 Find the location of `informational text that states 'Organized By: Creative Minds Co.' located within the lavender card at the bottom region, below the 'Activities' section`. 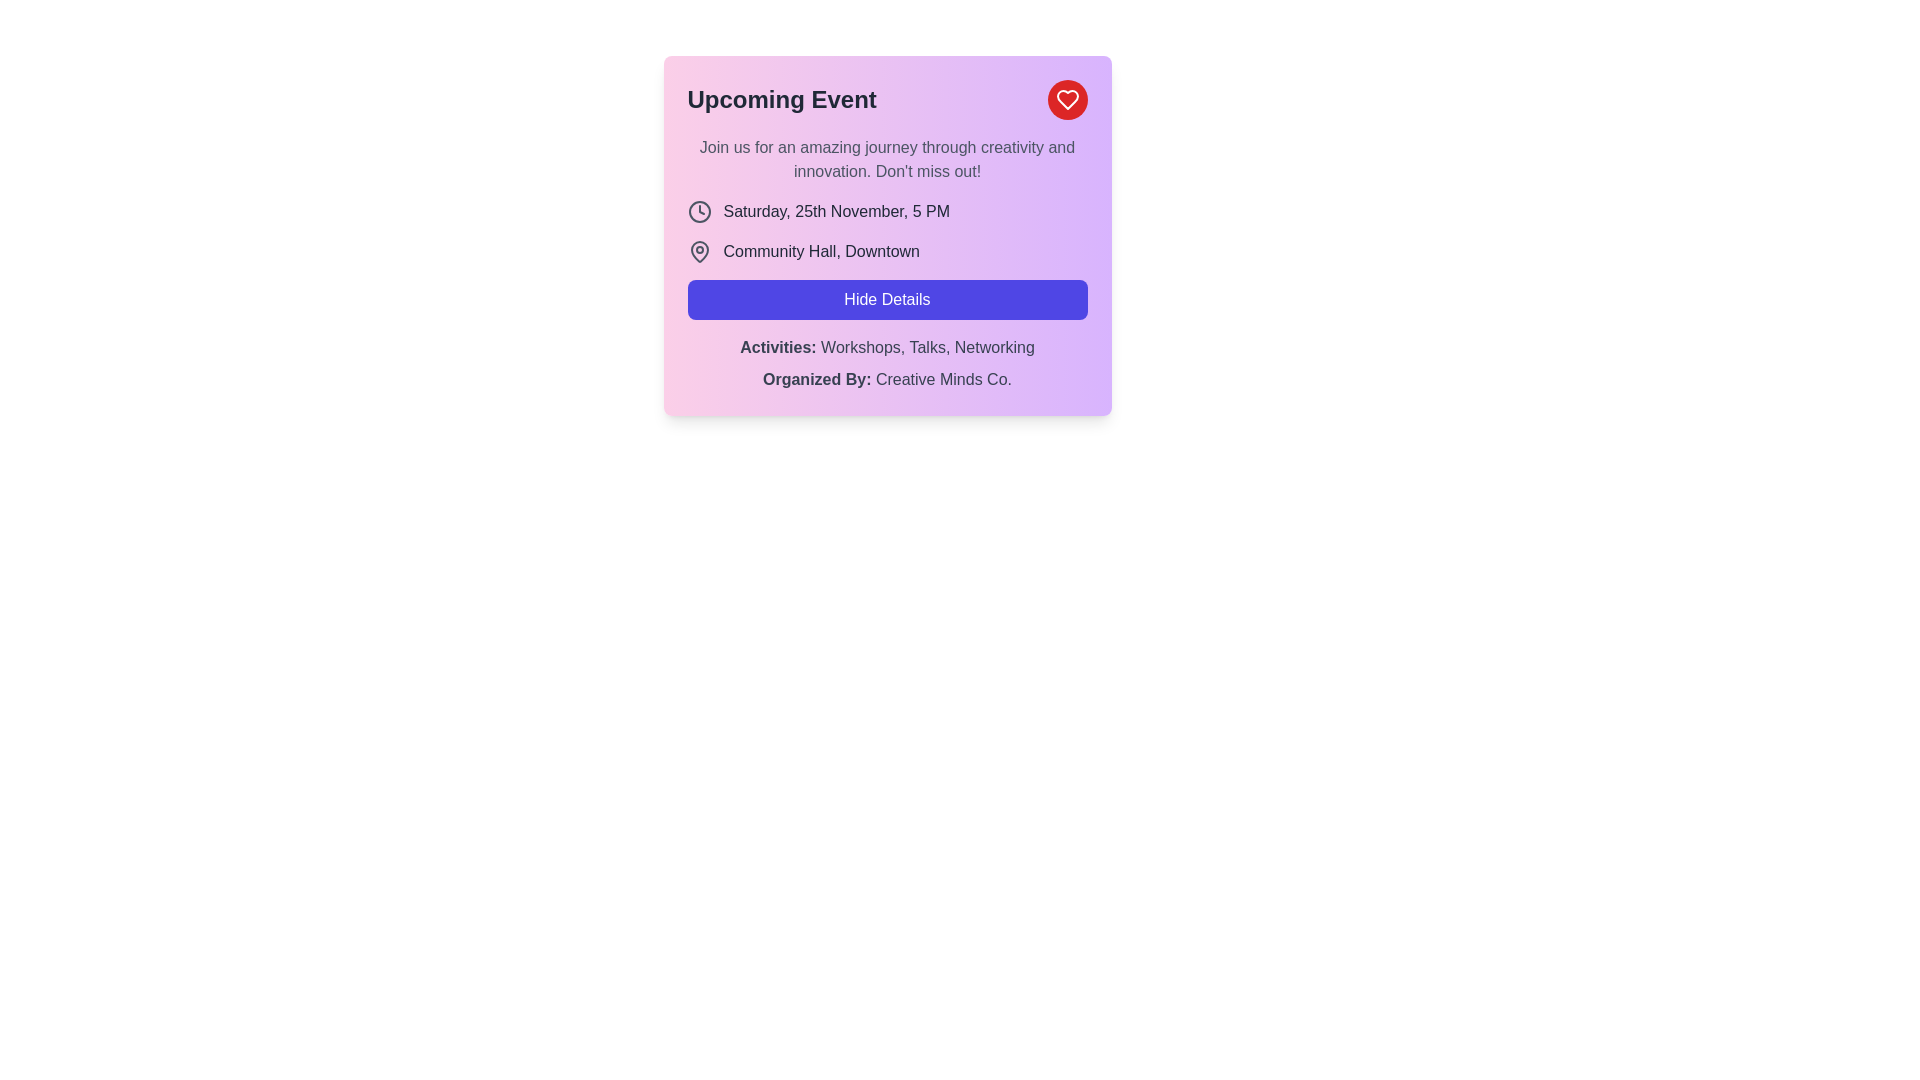

informational text that states 'Organized By: Creative Minds Co.' located within the lavender card at the bottom region, below the 'Activities' section is located at coordinates (886, 380).